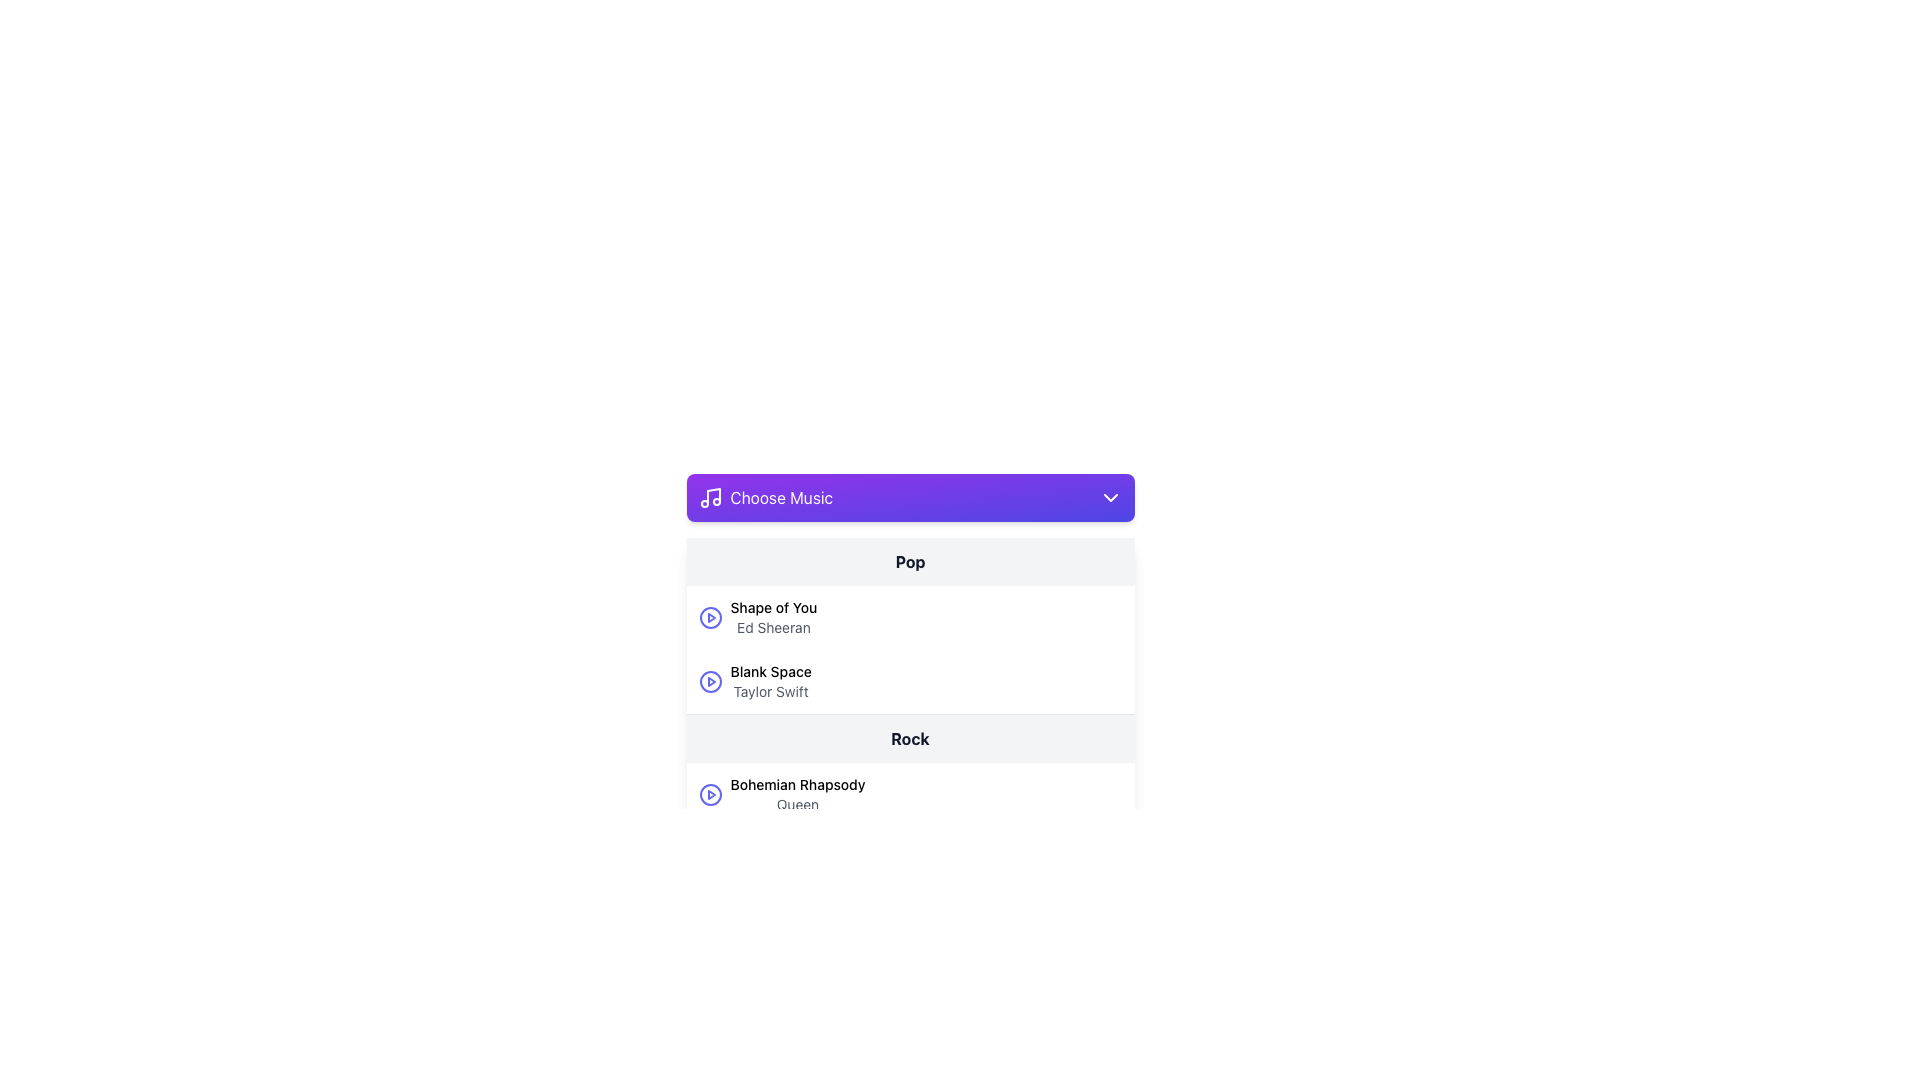 The height and width of the screenshot is (1080, 1920). Describe the element at coordinates (796, 793) in the screenshot. I see `the 'Bohemian Rhapsody' text list item` at that location.